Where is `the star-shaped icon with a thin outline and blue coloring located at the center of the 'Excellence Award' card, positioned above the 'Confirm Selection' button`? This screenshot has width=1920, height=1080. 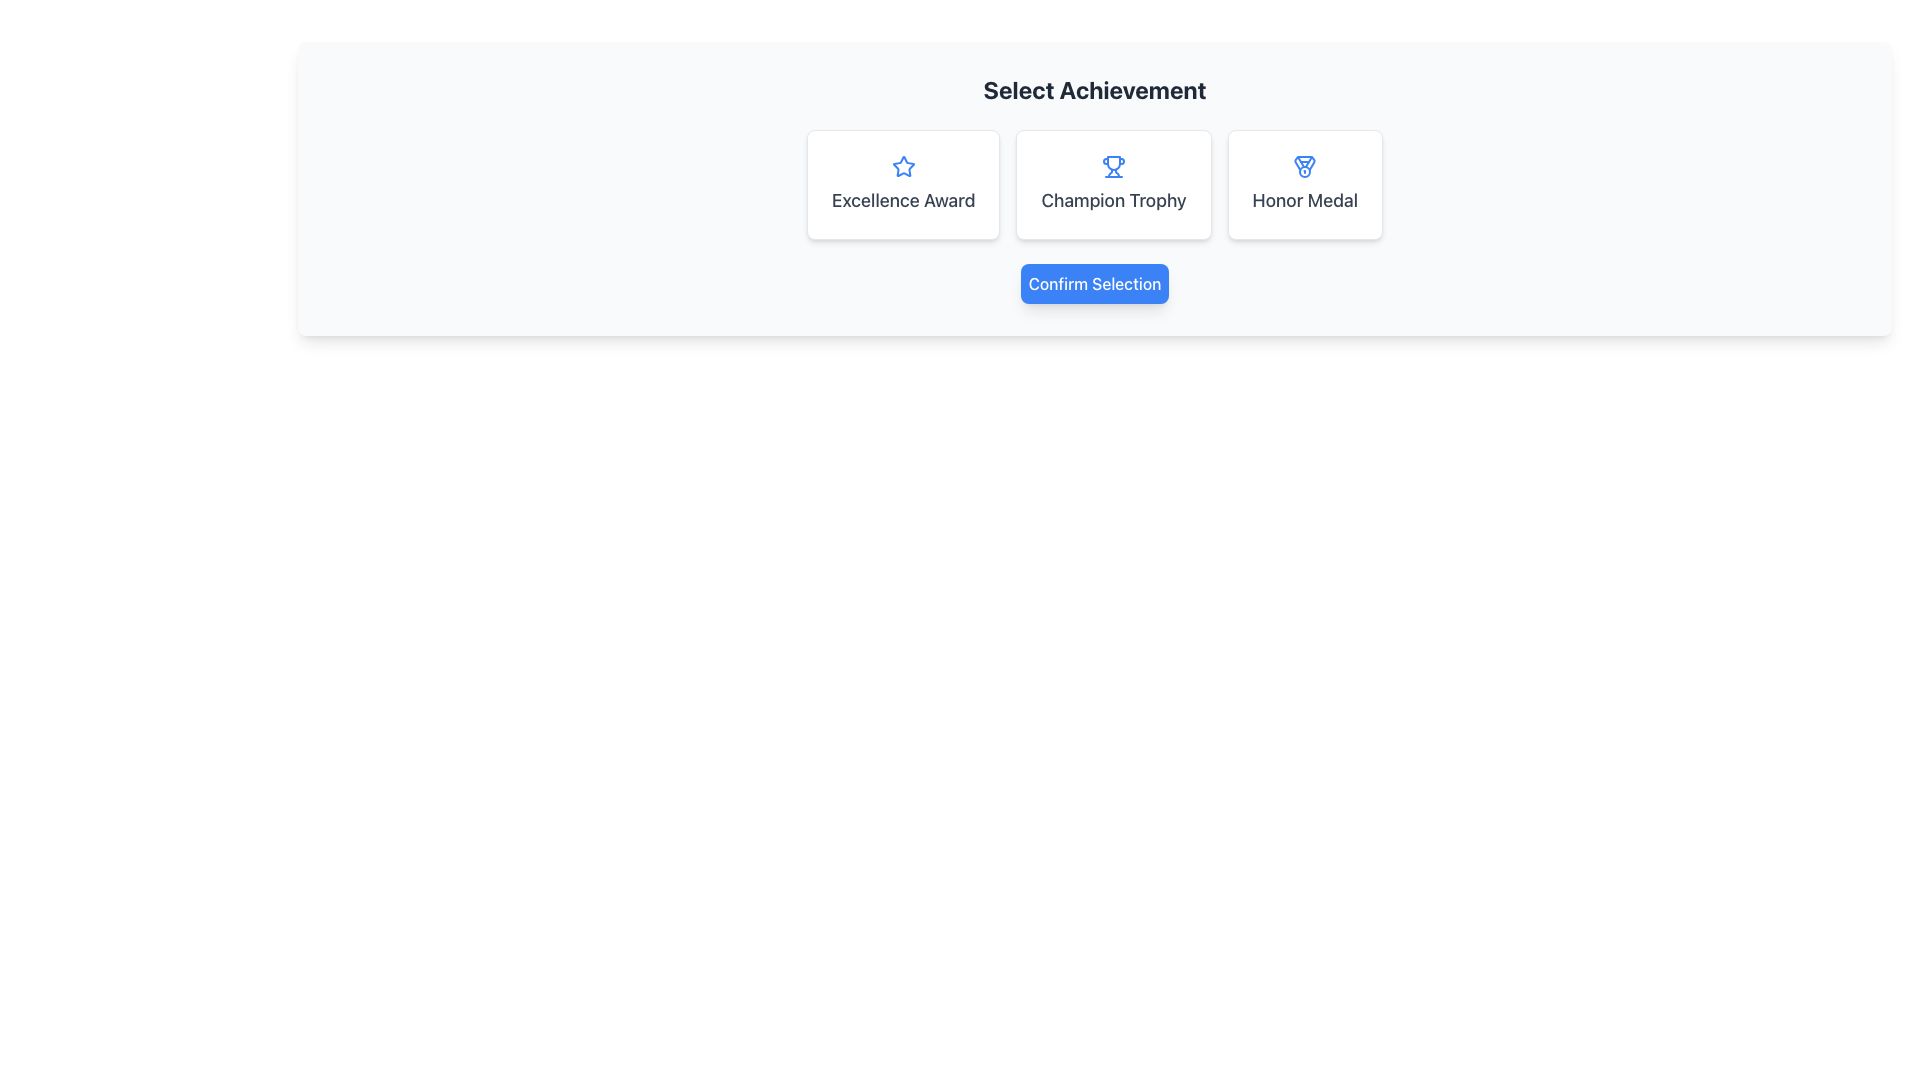 the star-shaped icon with a thin outline and blue coloring located at the center of the 'Excellence Award' card, positioned above the 'Confirm Selection' button is located at coordinates (902, 165).